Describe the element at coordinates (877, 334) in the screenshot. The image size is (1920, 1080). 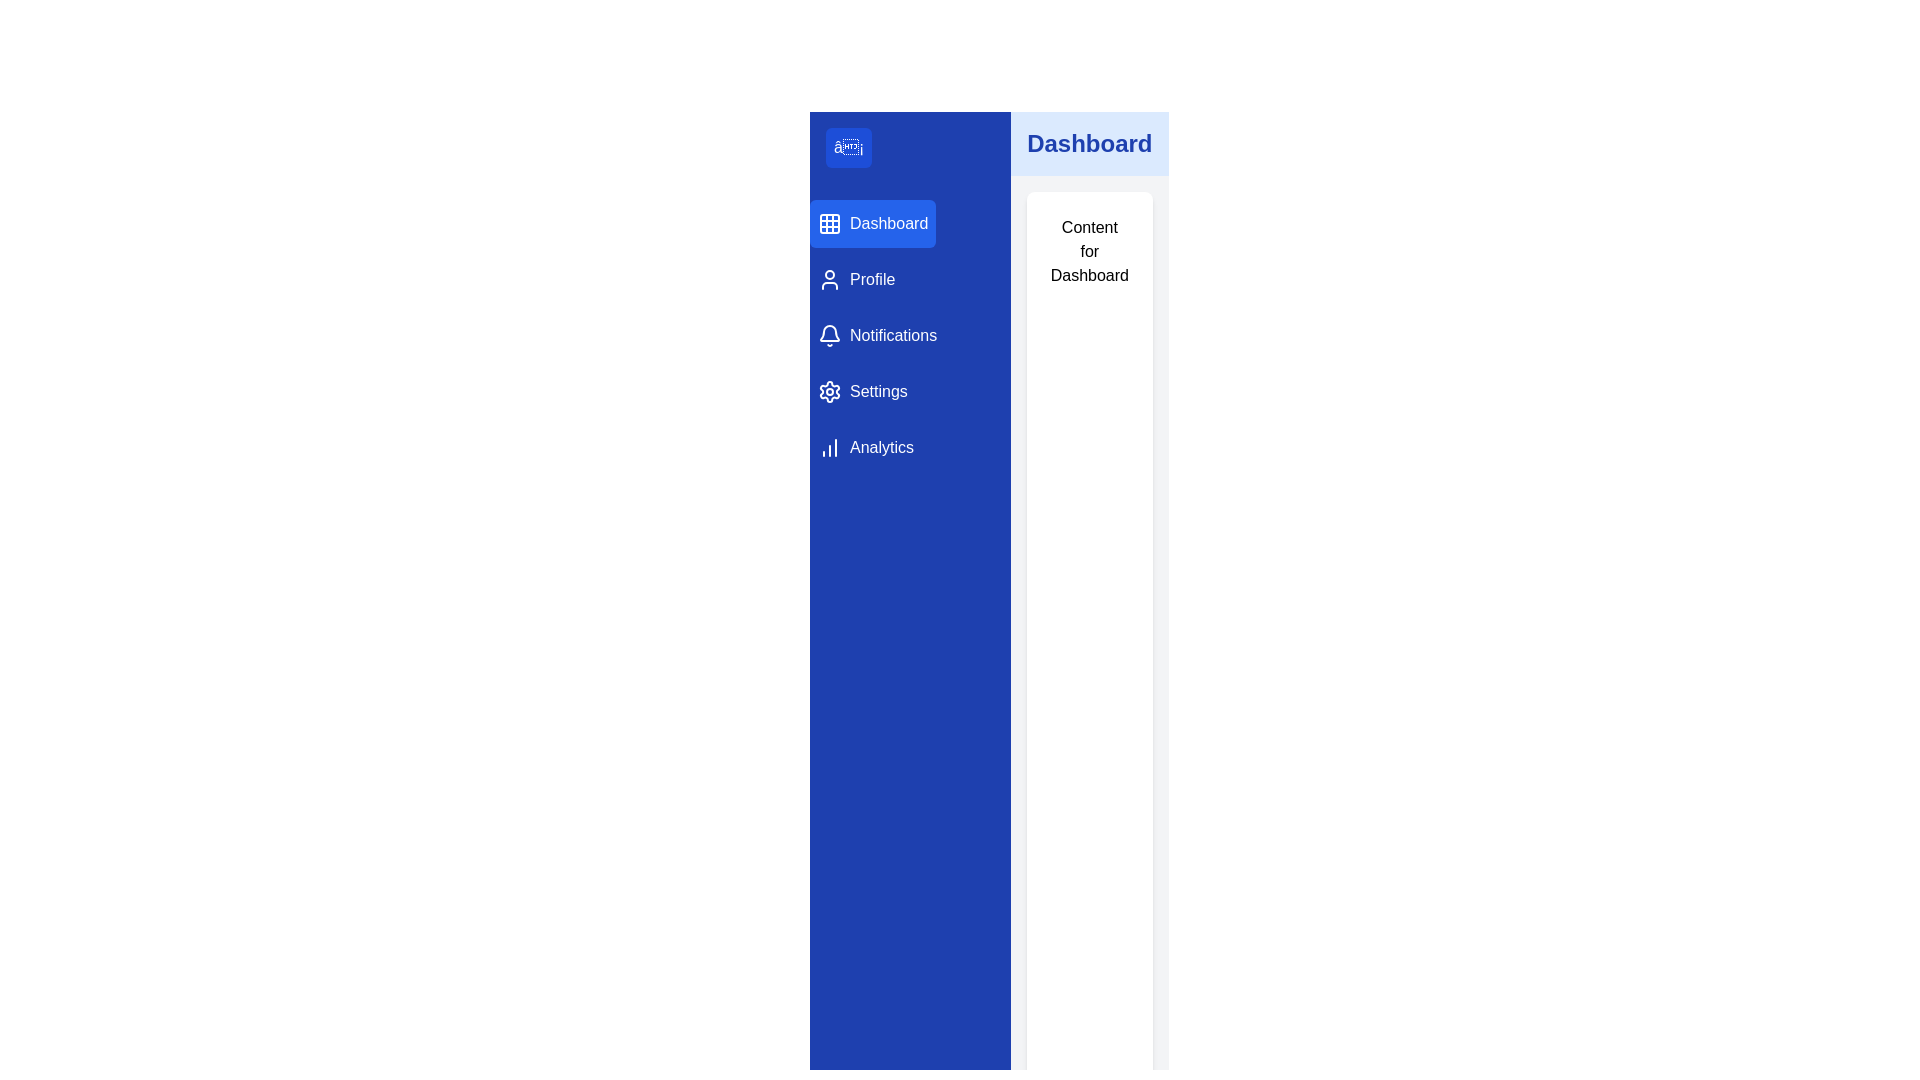
I see `the 'Notifications' button in the vertical navigation menu, which has a bell icon and a blue background` at that location.